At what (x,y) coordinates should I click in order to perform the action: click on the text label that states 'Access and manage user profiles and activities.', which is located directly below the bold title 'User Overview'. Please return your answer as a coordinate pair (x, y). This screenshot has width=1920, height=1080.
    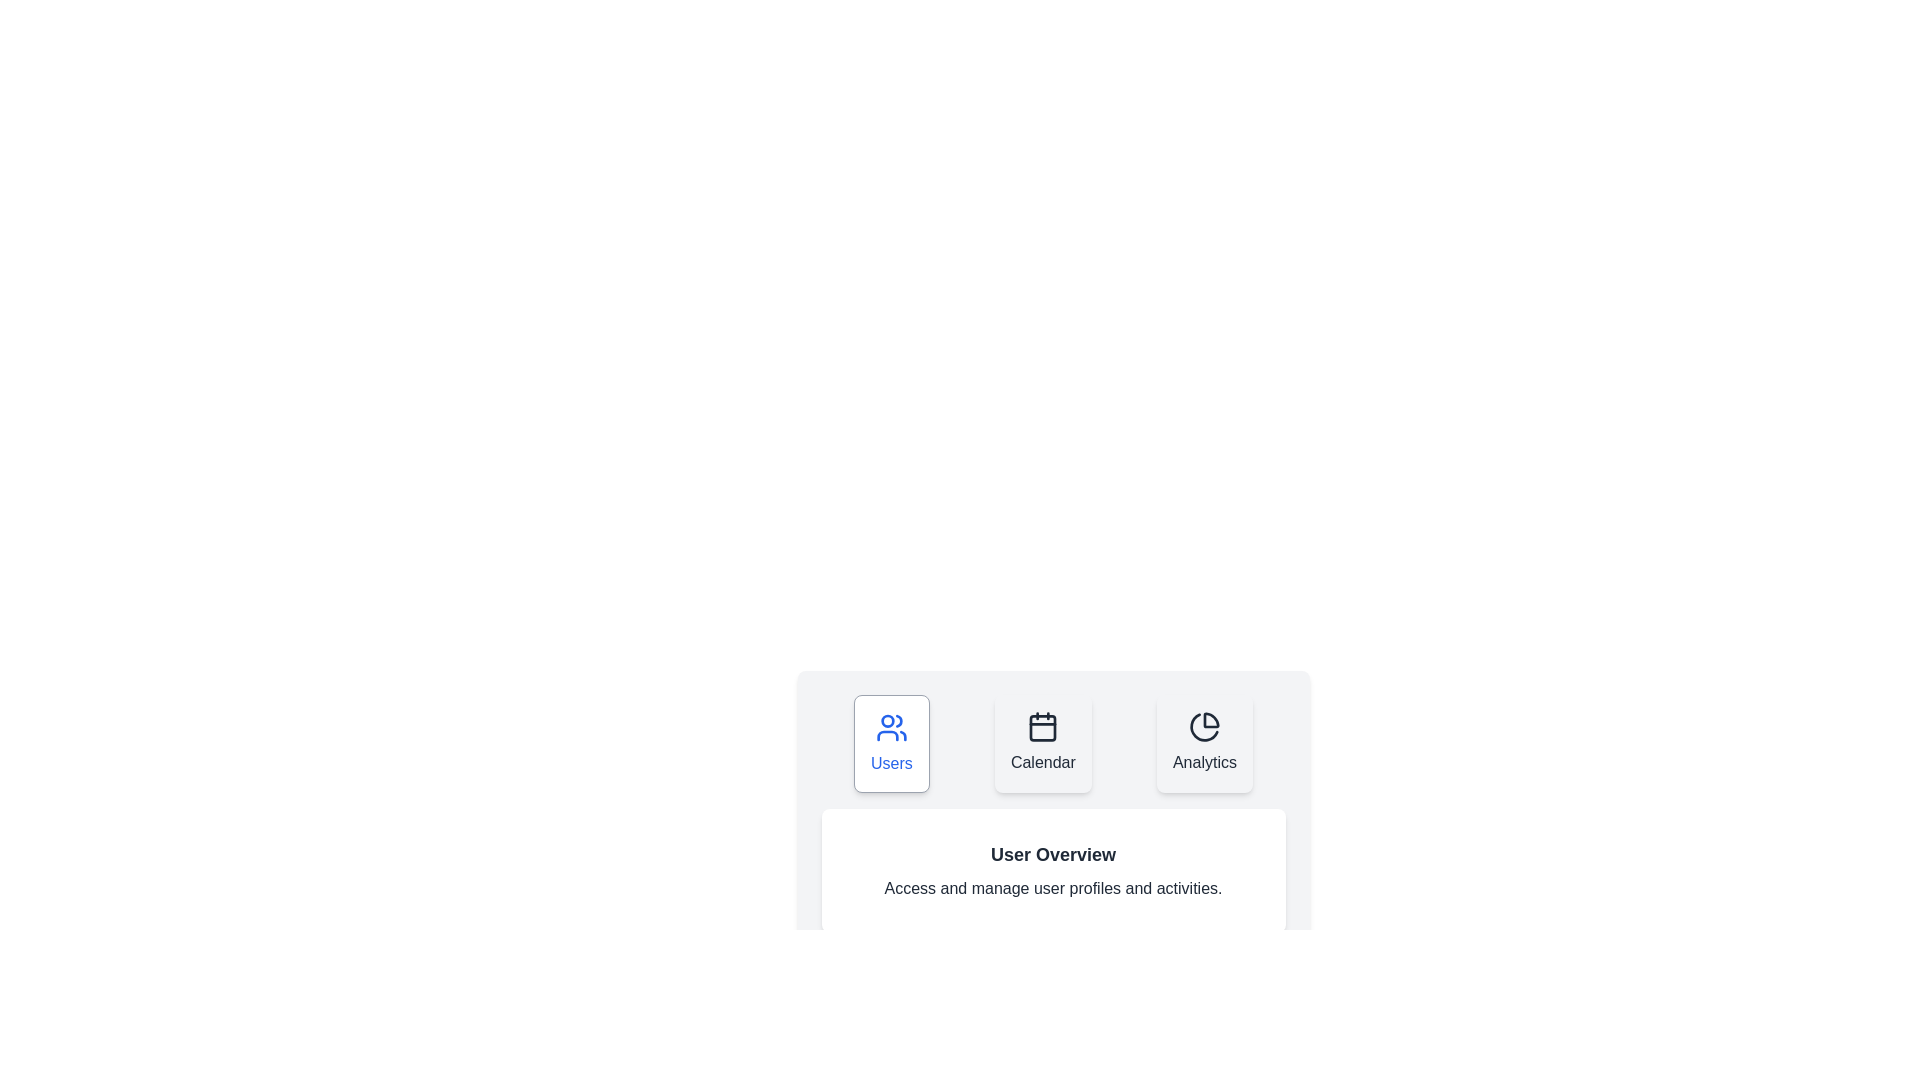
    Looking at the image, I should click on (1052, 887).